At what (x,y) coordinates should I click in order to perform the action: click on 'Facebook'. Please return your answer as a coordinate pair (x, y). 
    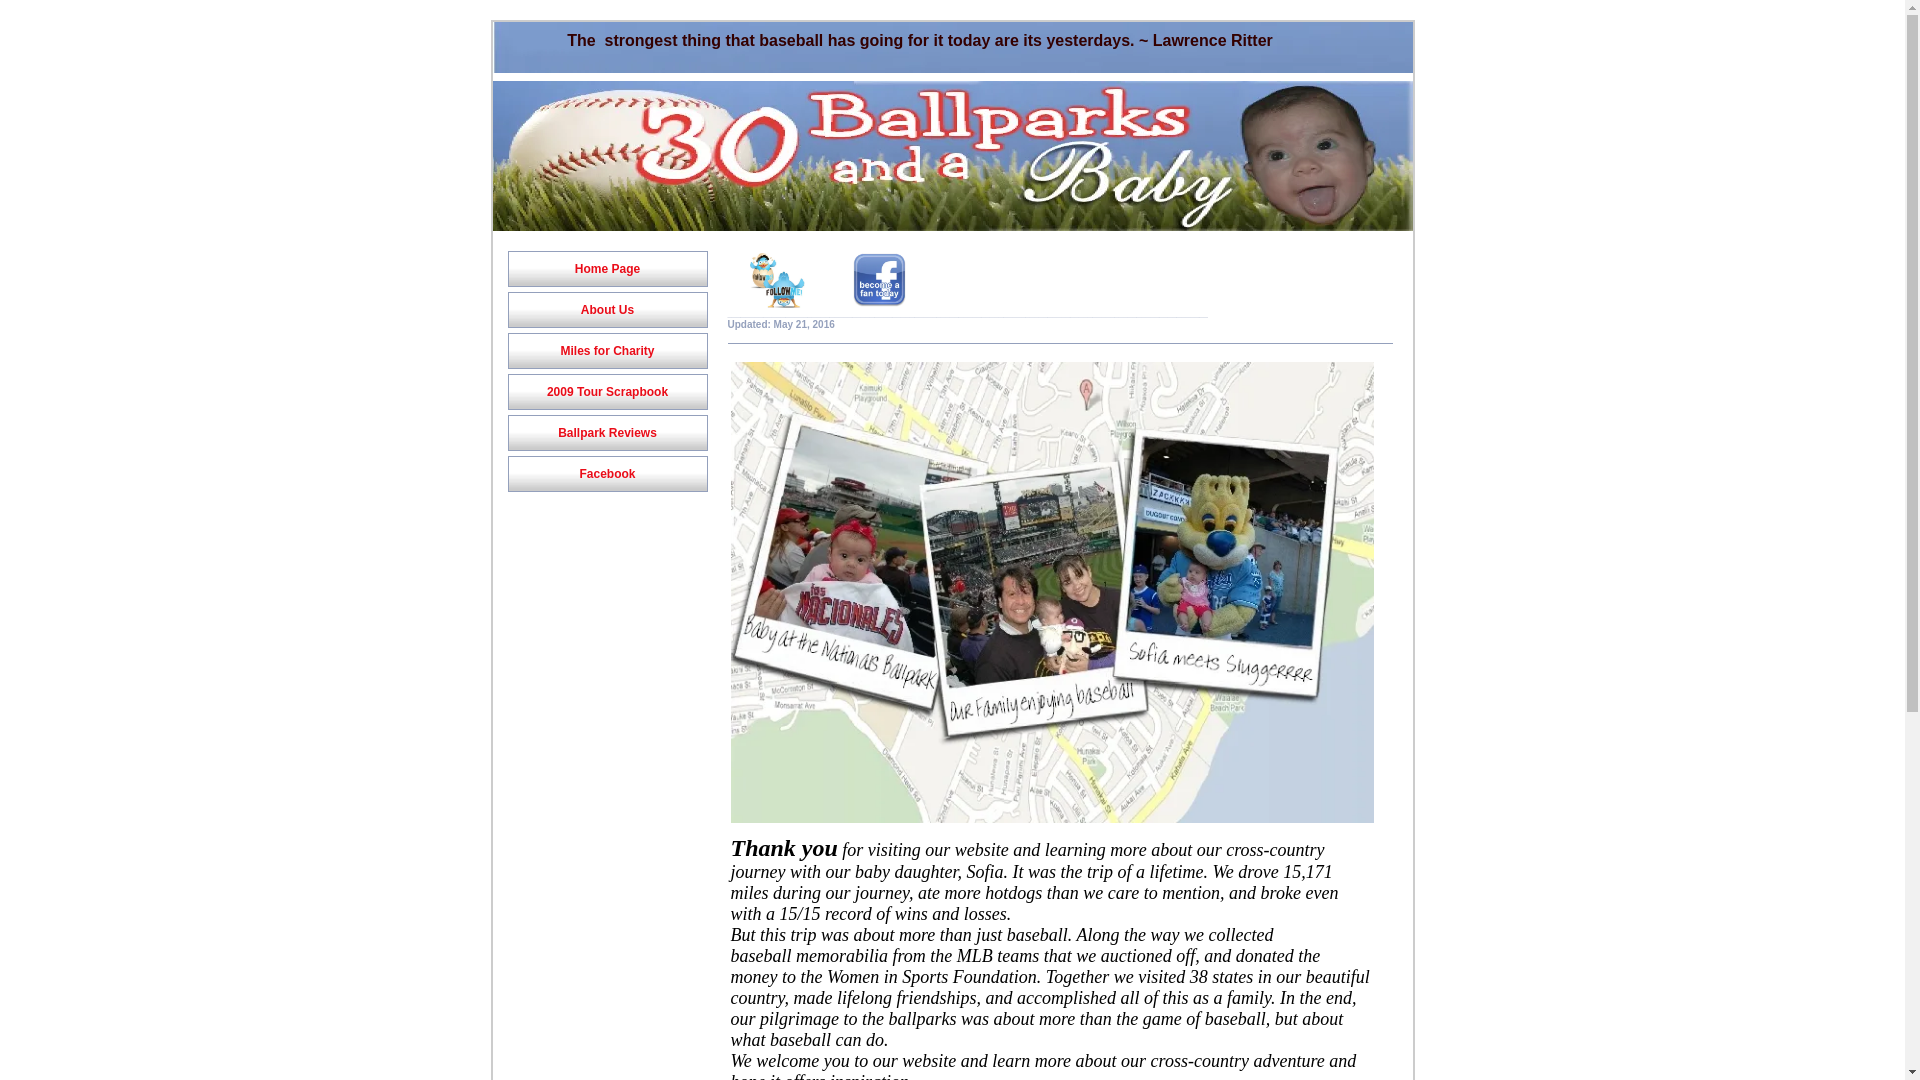
    Looking at the image, I should click on (605, 474).